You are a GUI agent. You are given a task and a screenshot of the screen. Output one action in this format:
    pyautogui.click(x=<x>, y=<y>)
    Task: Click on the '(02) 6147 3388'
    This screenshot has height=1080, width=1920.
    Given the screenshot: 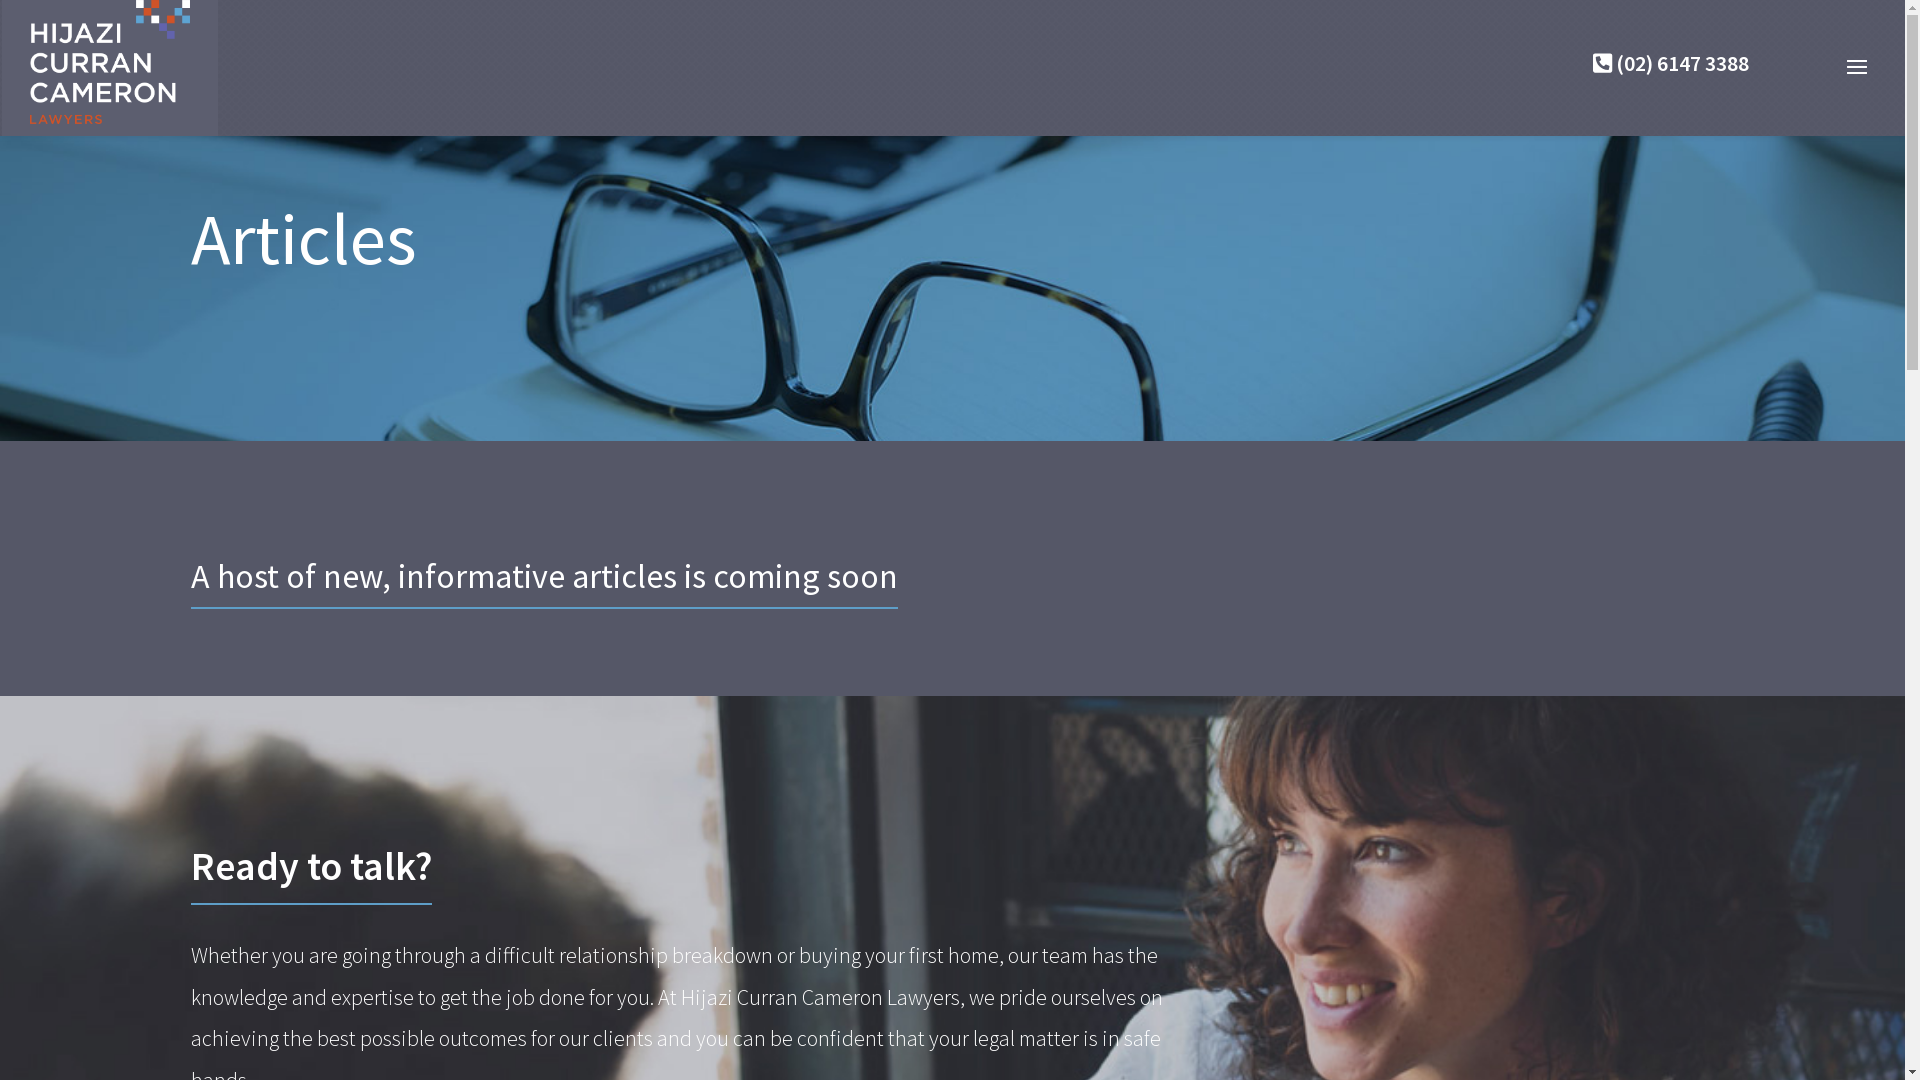 What is the action you would take?
    pyautogui.click(x=1670, y=61)
    